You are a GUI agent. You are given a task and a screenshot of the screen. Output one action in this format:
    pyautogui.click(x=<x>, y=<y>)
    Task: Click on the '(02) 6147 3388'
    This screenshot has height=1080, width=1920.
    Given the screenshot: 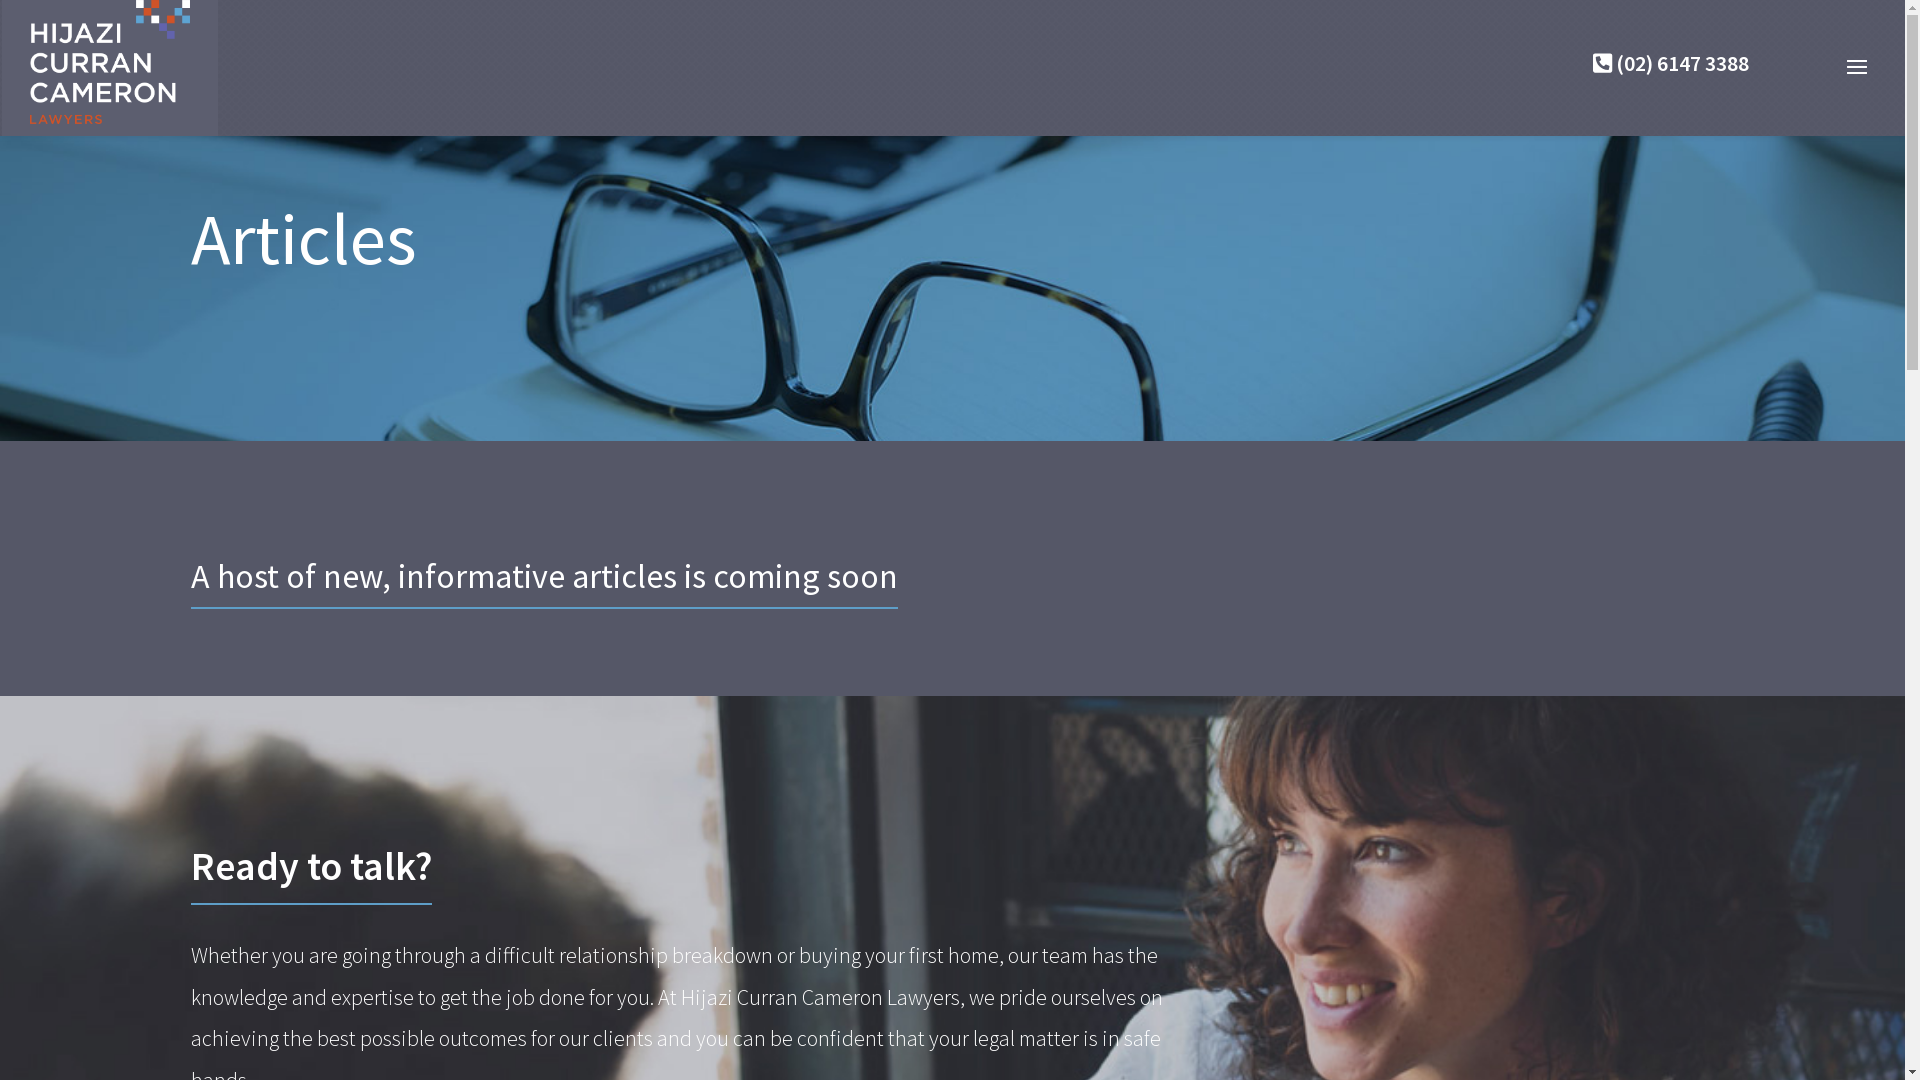 What is the action you would take?
    pyautogui.click(x=1670, y=61)
    